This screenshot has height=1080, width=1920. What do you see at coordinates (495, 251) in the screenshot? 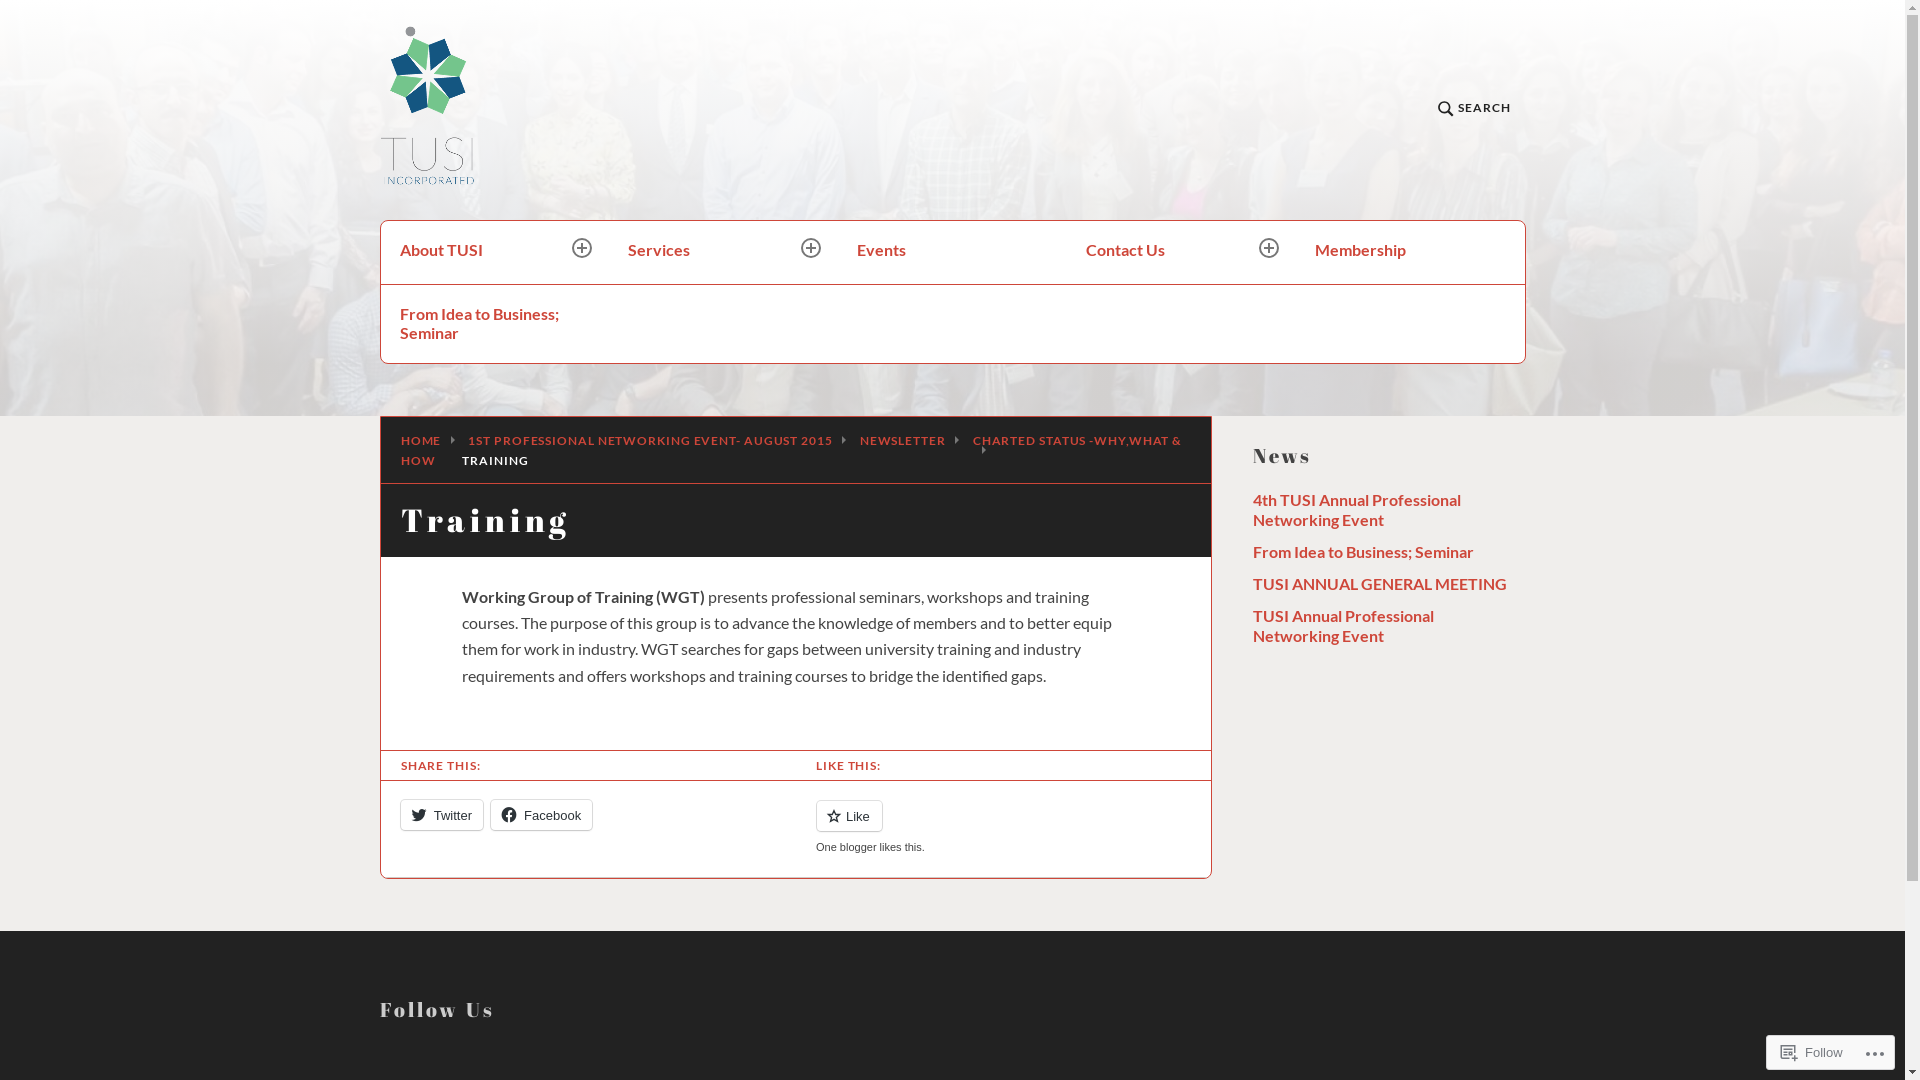
I see `'About TUSI'` at bounding box center [495, 251].